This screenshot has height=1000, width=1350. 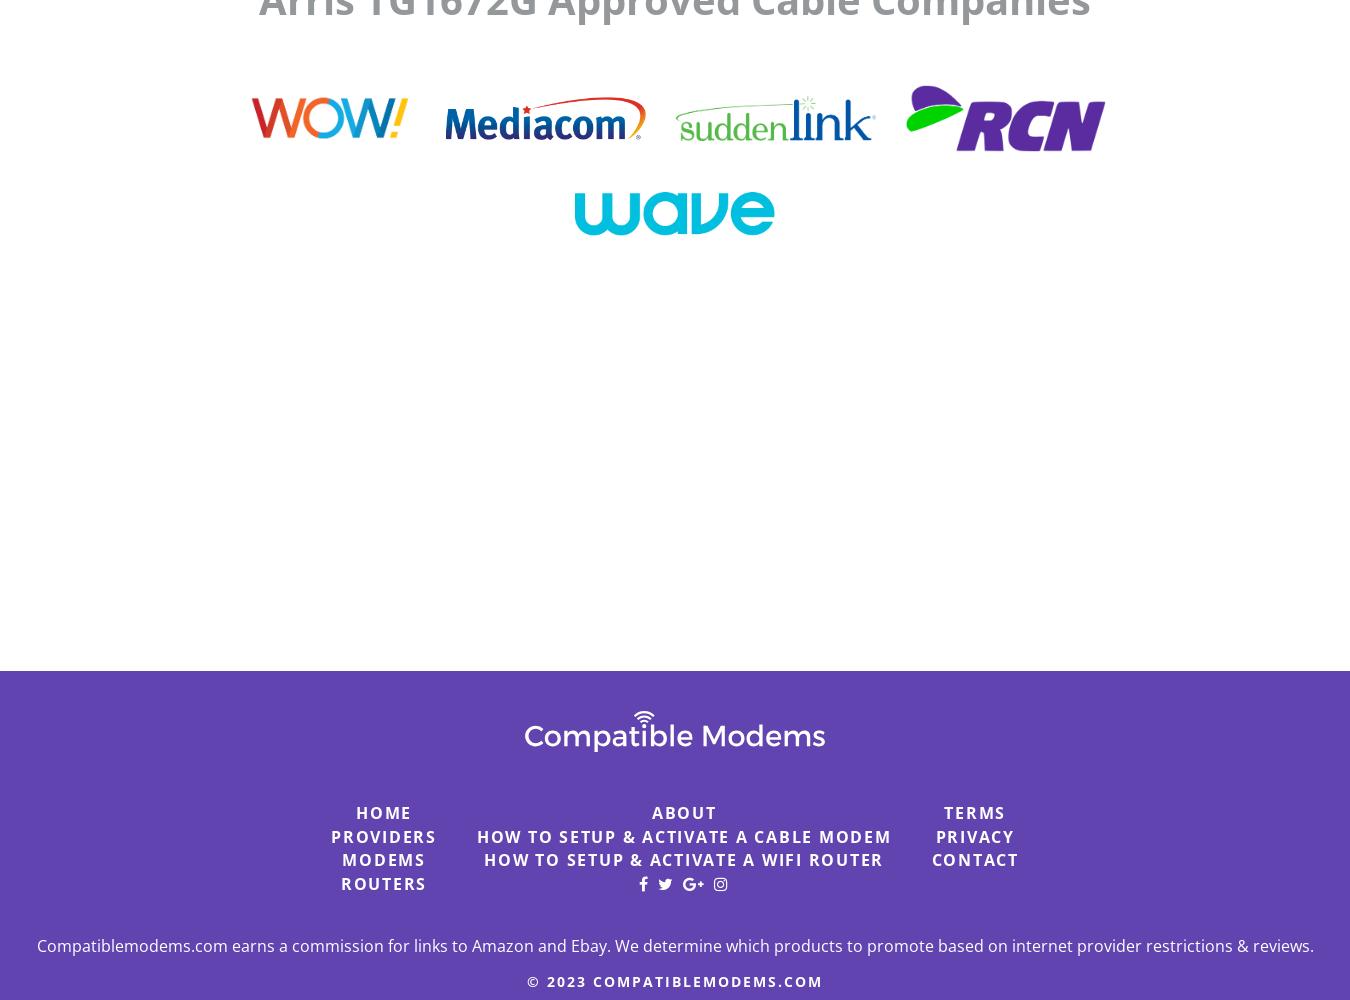 What do you see at coordinates (683, 979) in the screenshot?
I see `'2023 CompatibleModems.com'` at bounding box center [683, 979].